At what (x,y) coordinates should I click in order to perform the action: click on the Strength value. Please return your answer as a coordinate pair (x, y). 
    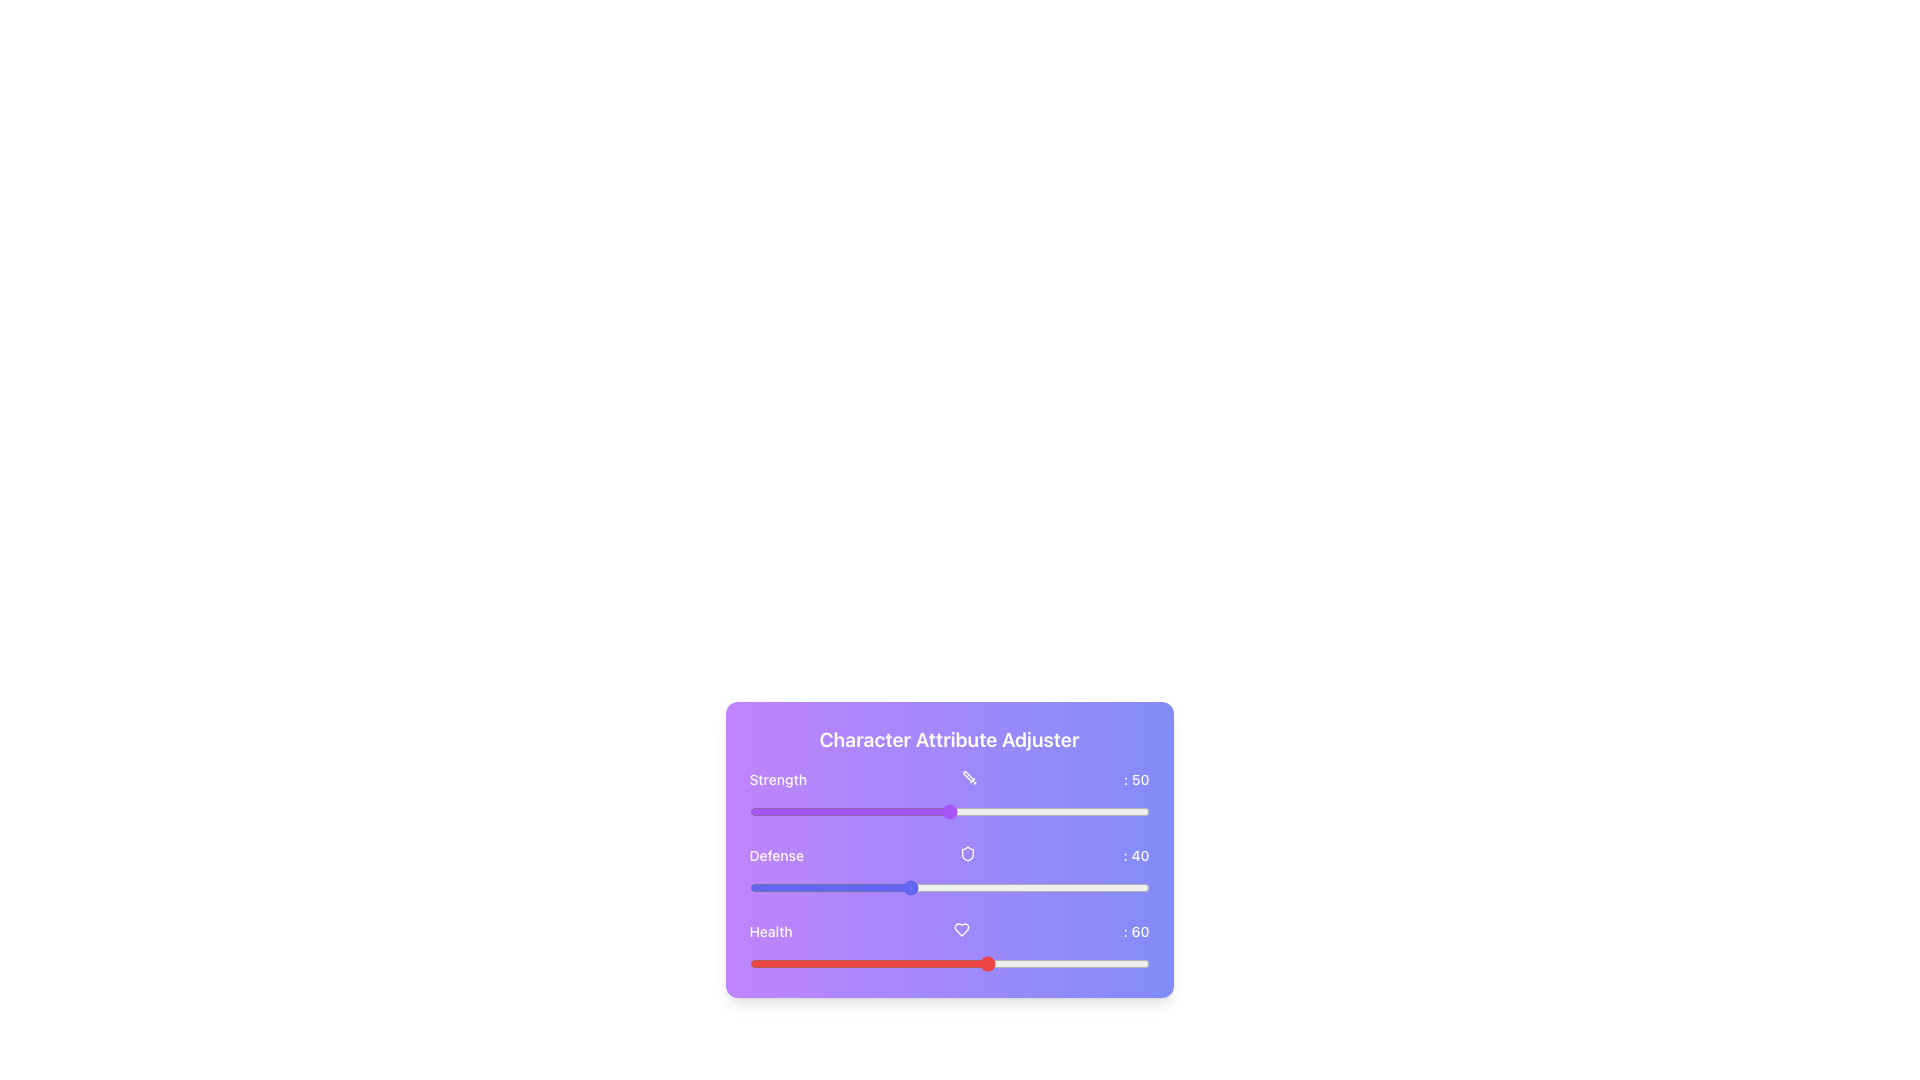
    Looking at the image, I should click on (900, 812).